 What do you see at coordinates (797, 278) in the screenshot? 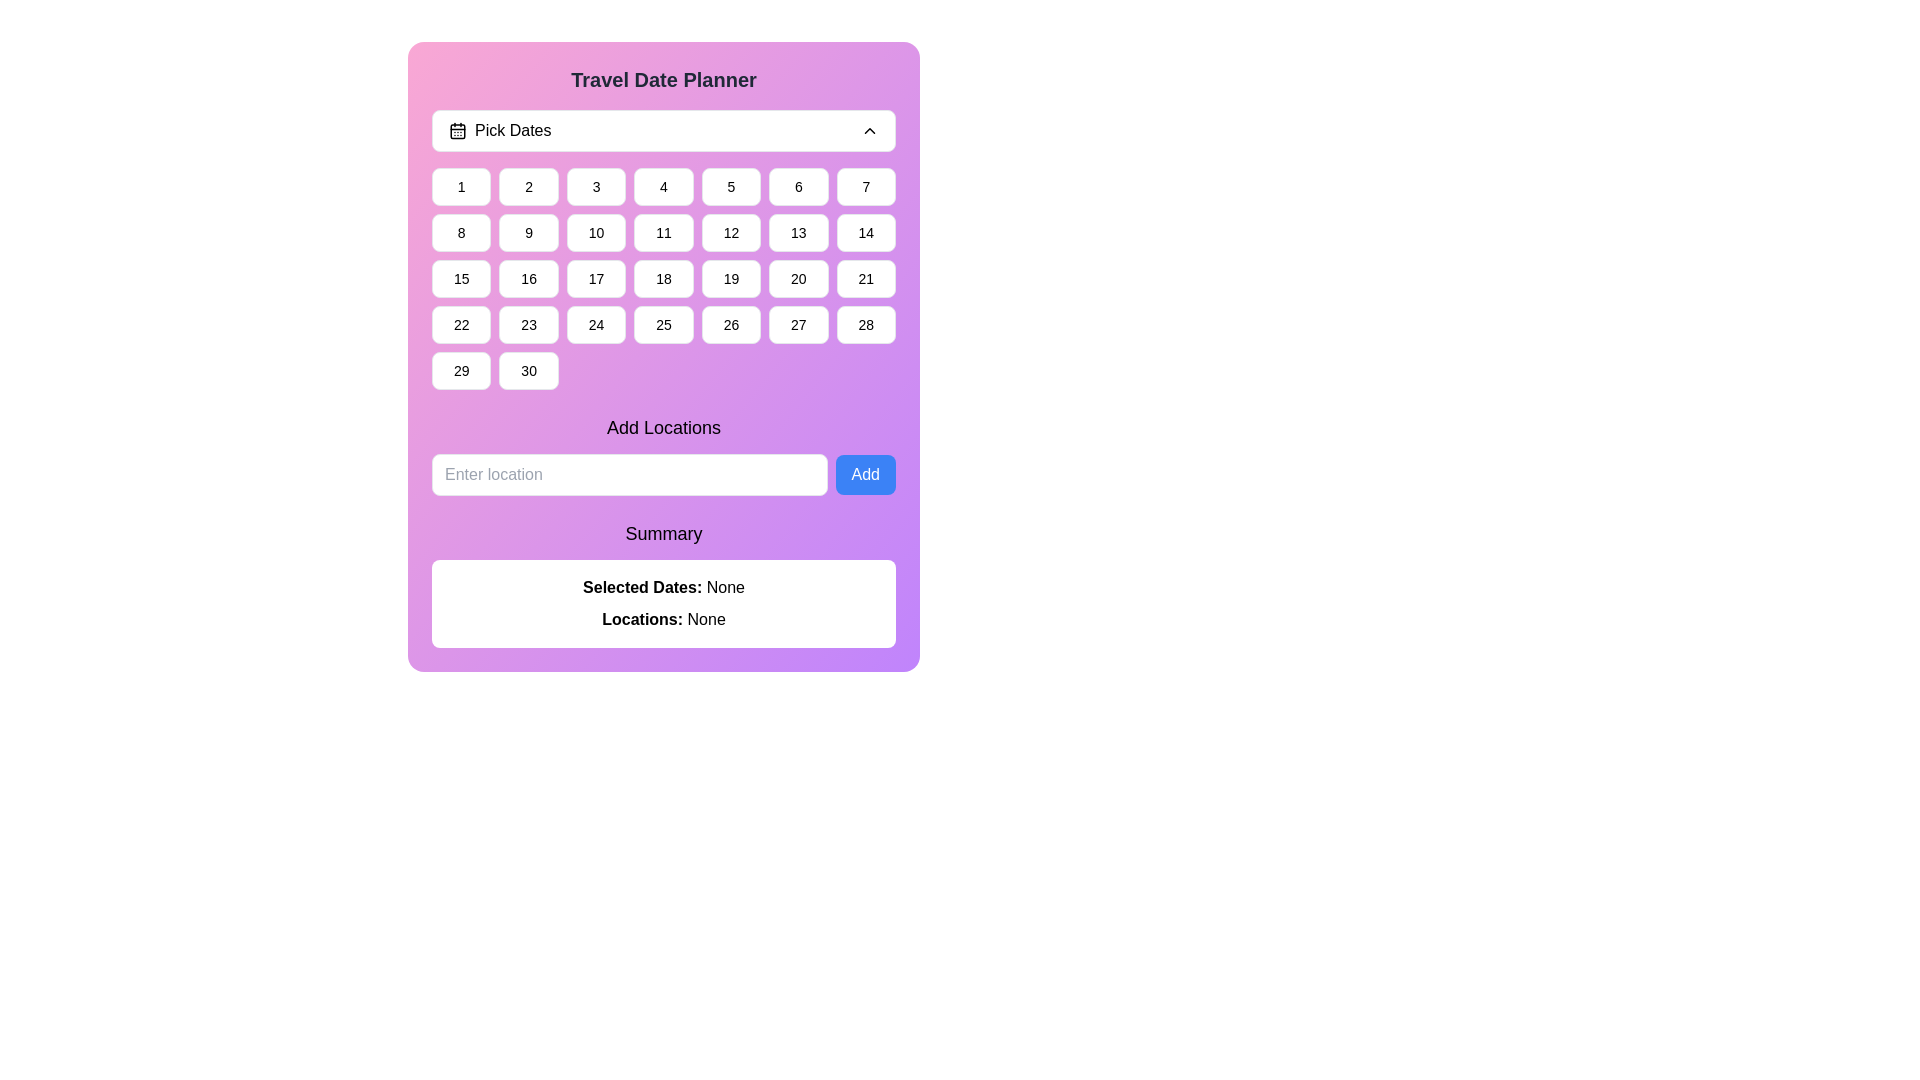
I see `the rectangular button with a white background and rounded corners that contains the number '20' in bold black text, located in the third row and third column of the 'Pick Dates' section` at bounding box center [797, 278].